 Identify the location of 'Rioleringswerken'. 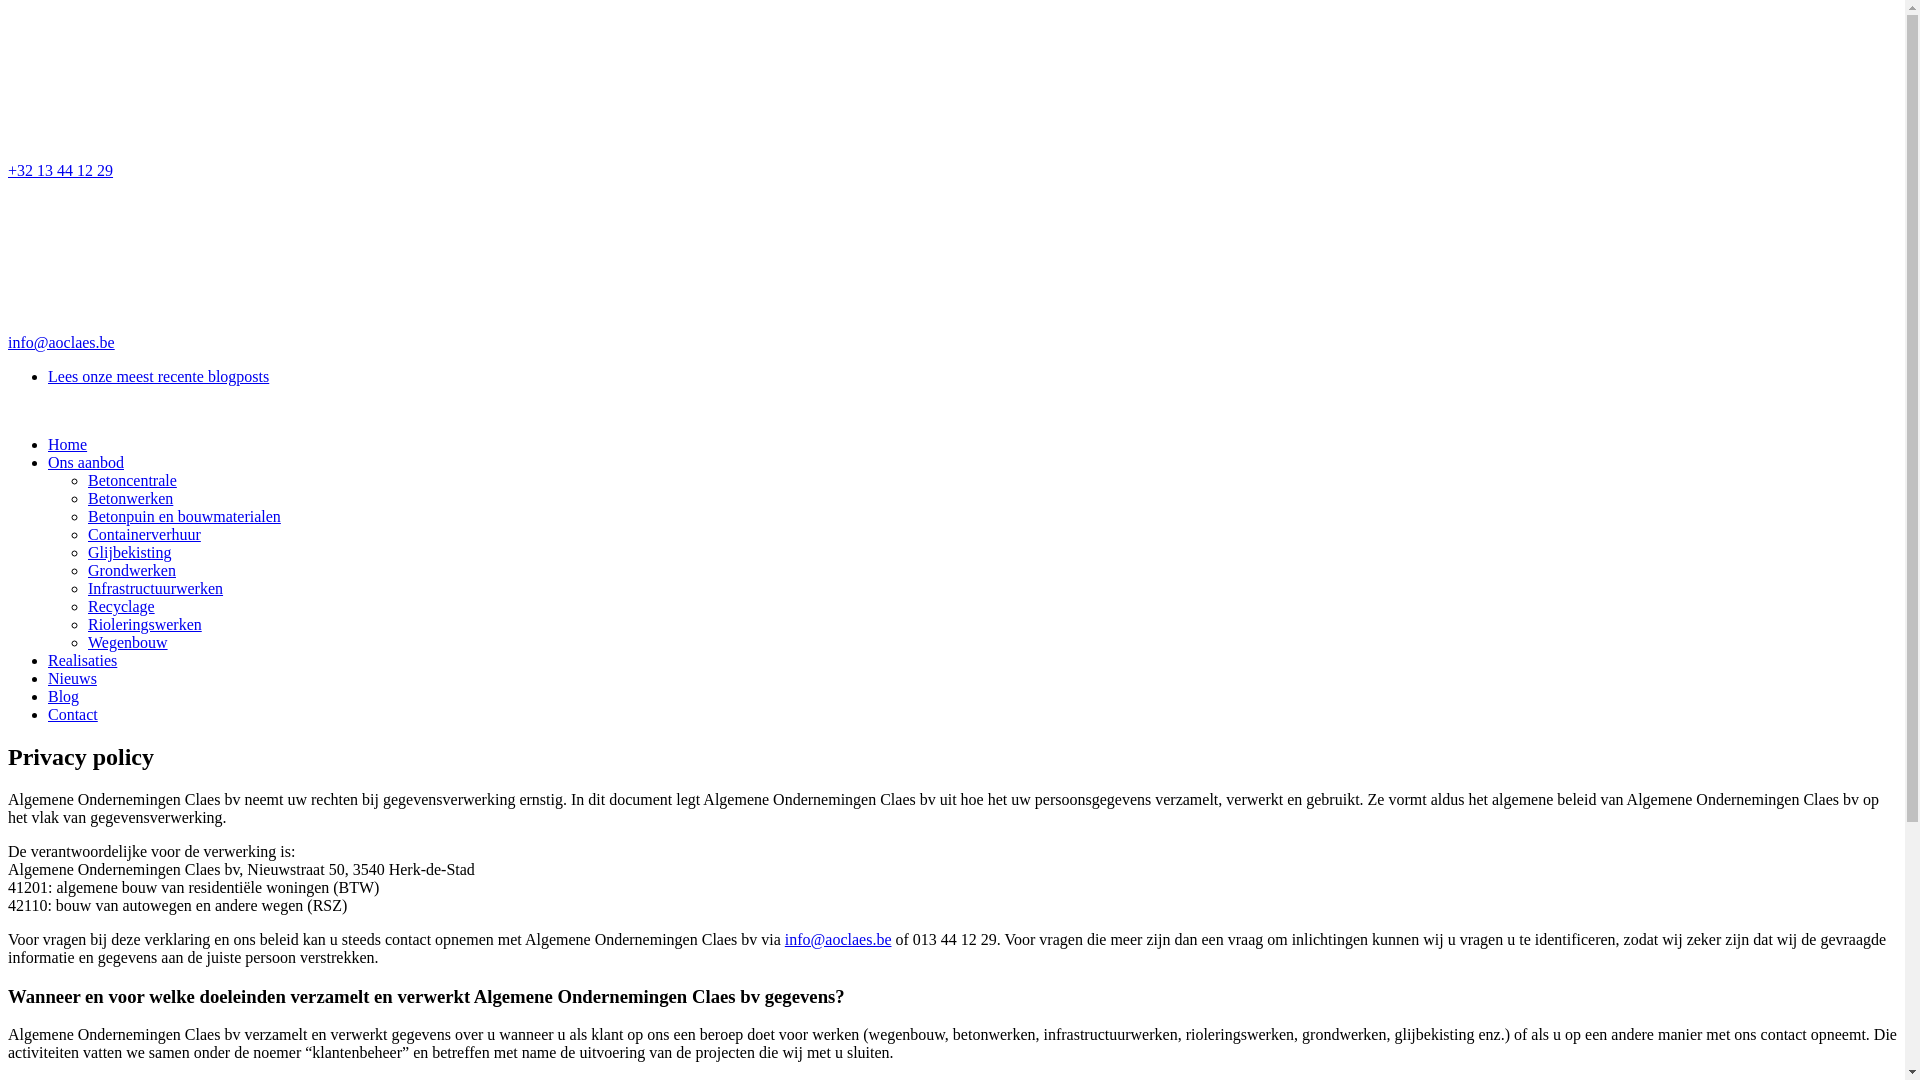
(143, 623).